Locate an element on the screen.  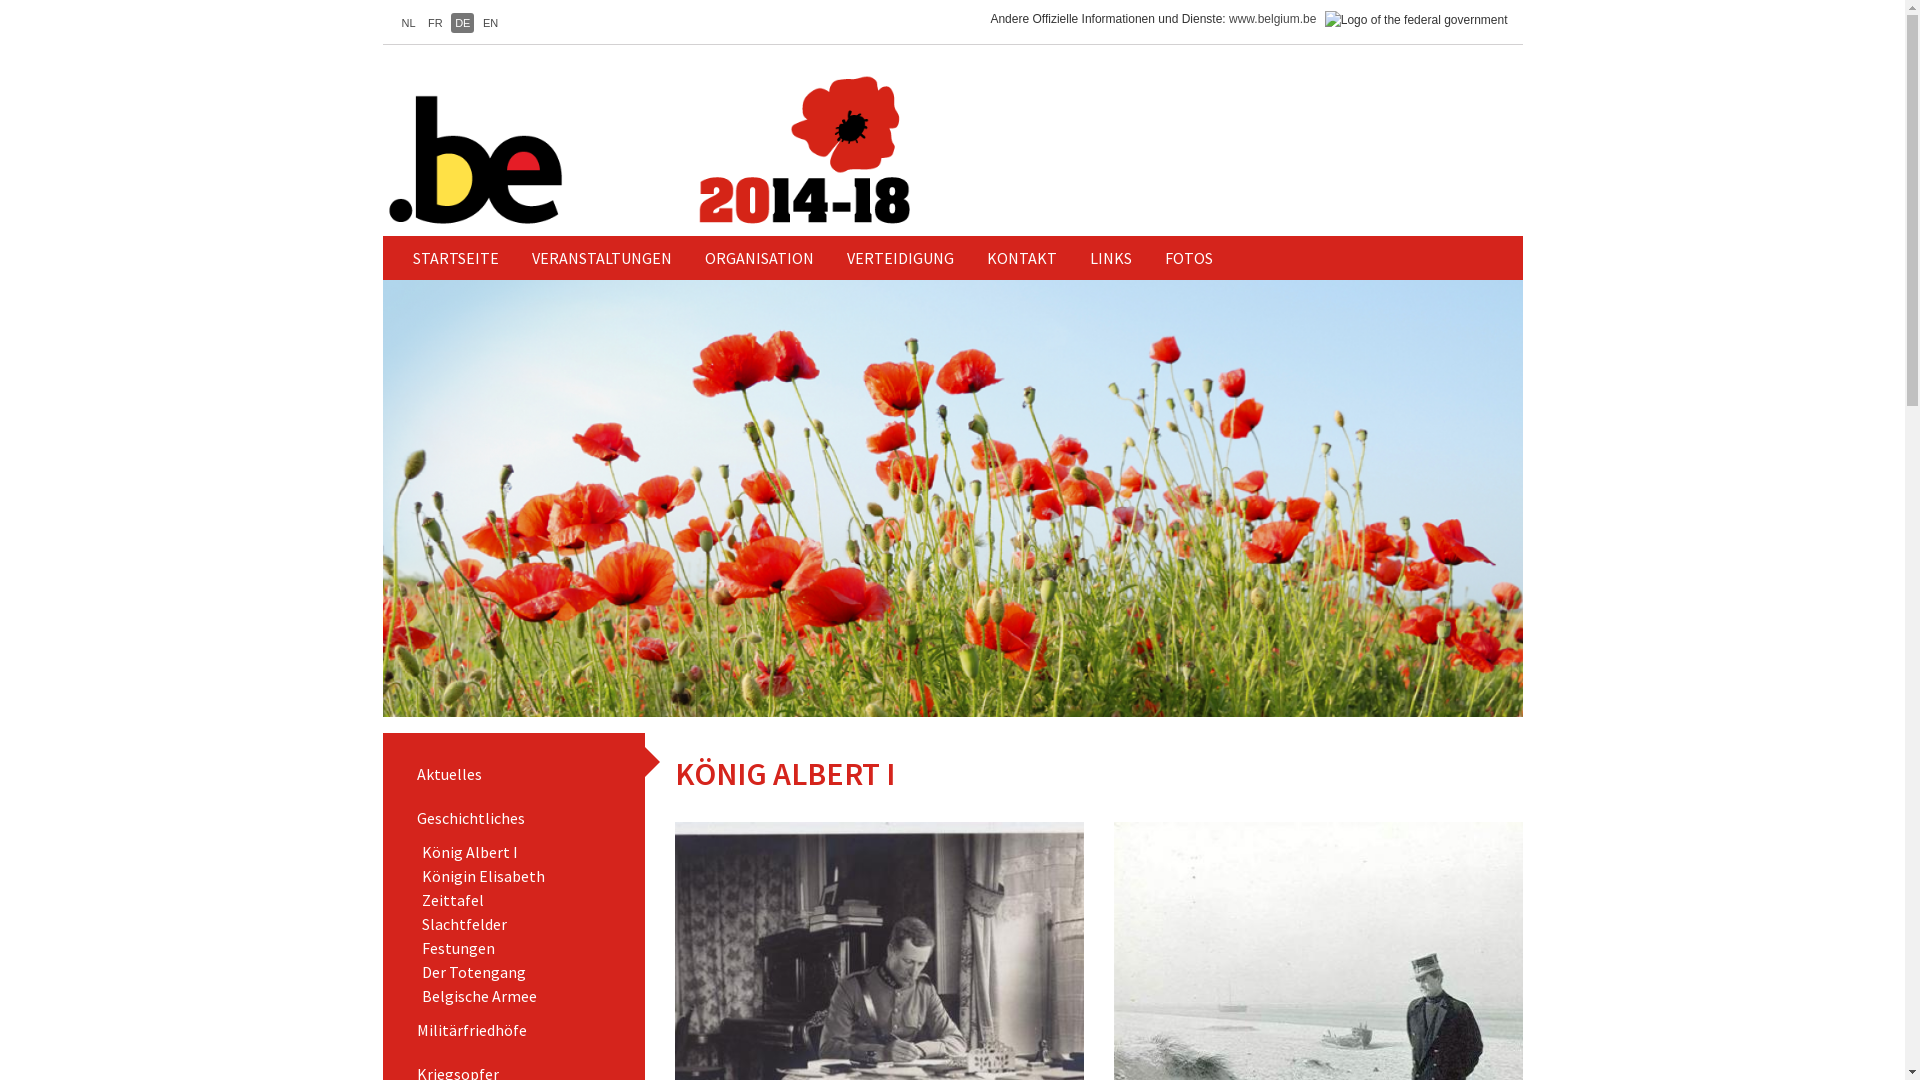
'STARTSEITE' is located at coordinates (398, 257).